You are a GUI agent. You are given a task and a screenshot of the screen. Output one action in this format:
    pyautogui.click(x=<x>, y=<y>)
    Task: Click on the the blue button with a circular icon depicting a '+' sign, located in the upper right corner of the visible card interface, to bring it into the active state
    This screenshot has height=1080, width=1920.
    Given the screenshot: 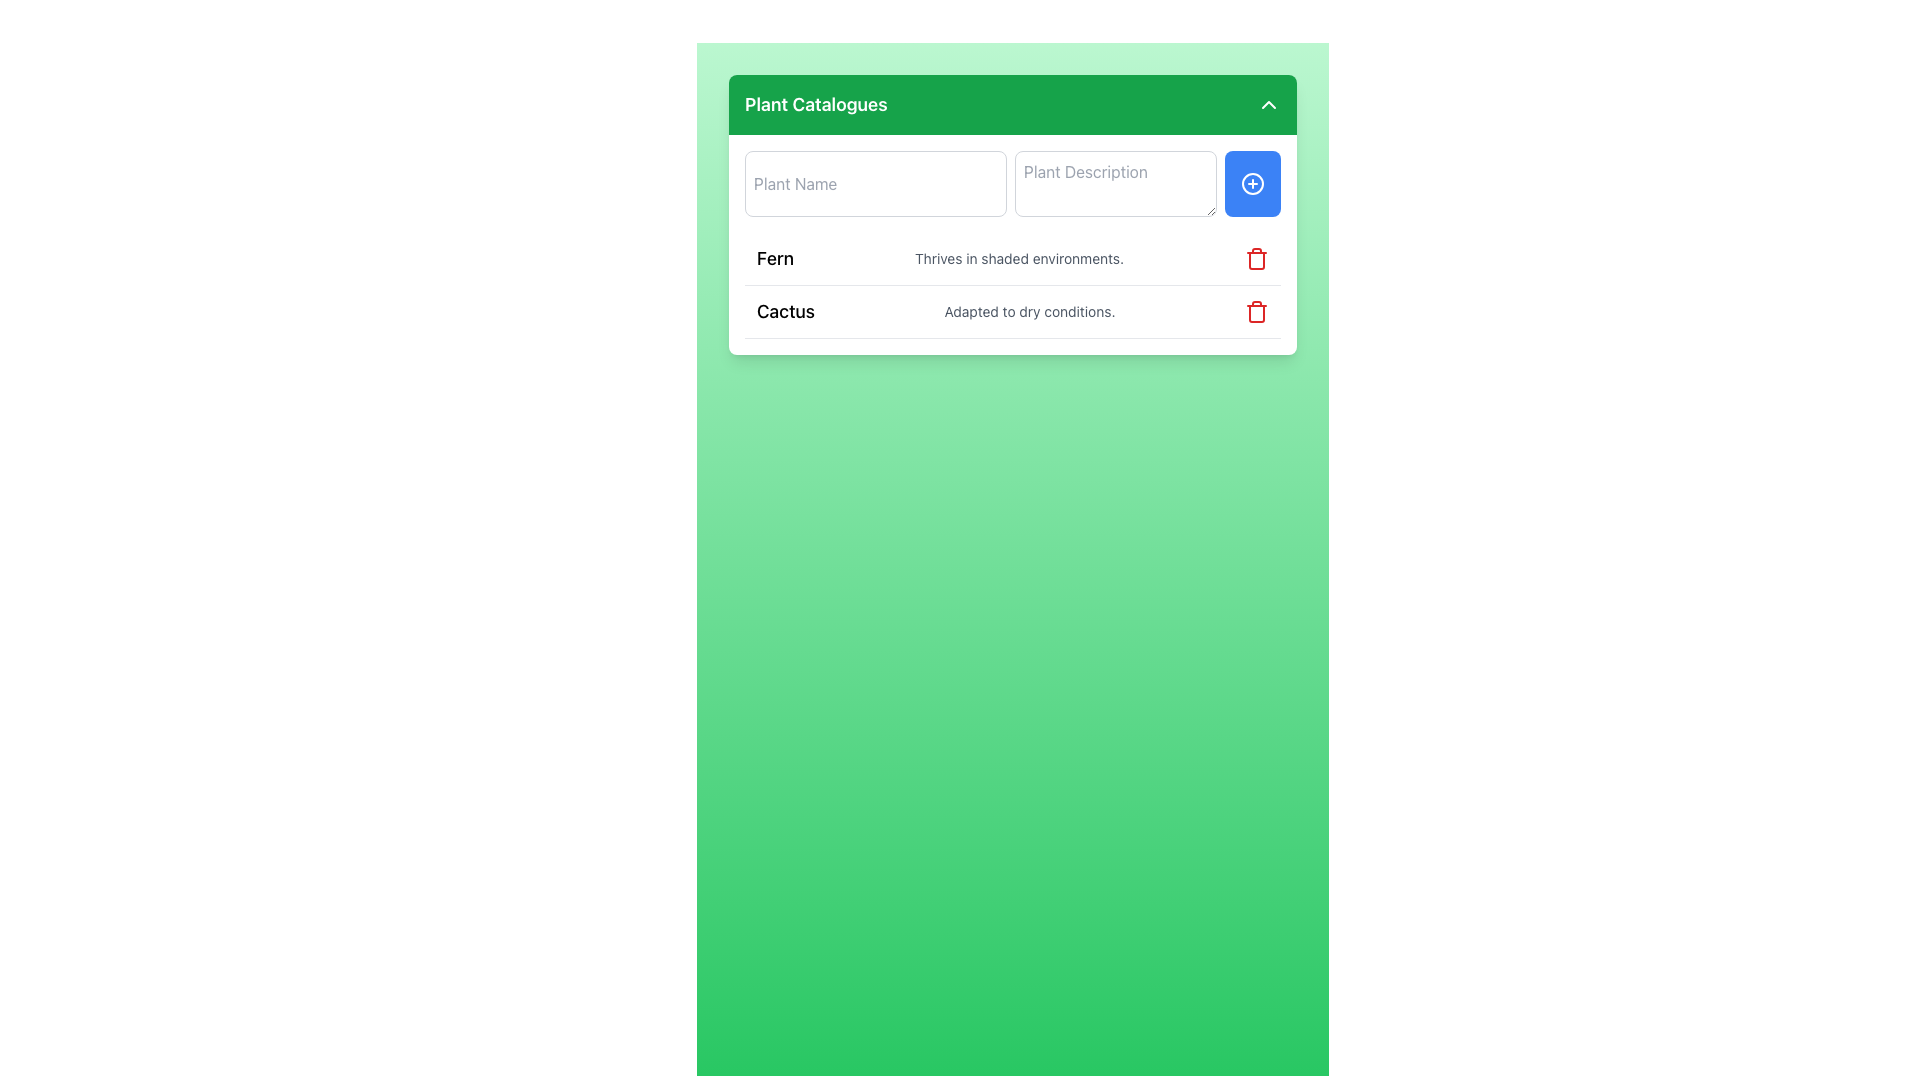 What is the action you would take?
    pyautogui.click(x=1251, y=184)
    